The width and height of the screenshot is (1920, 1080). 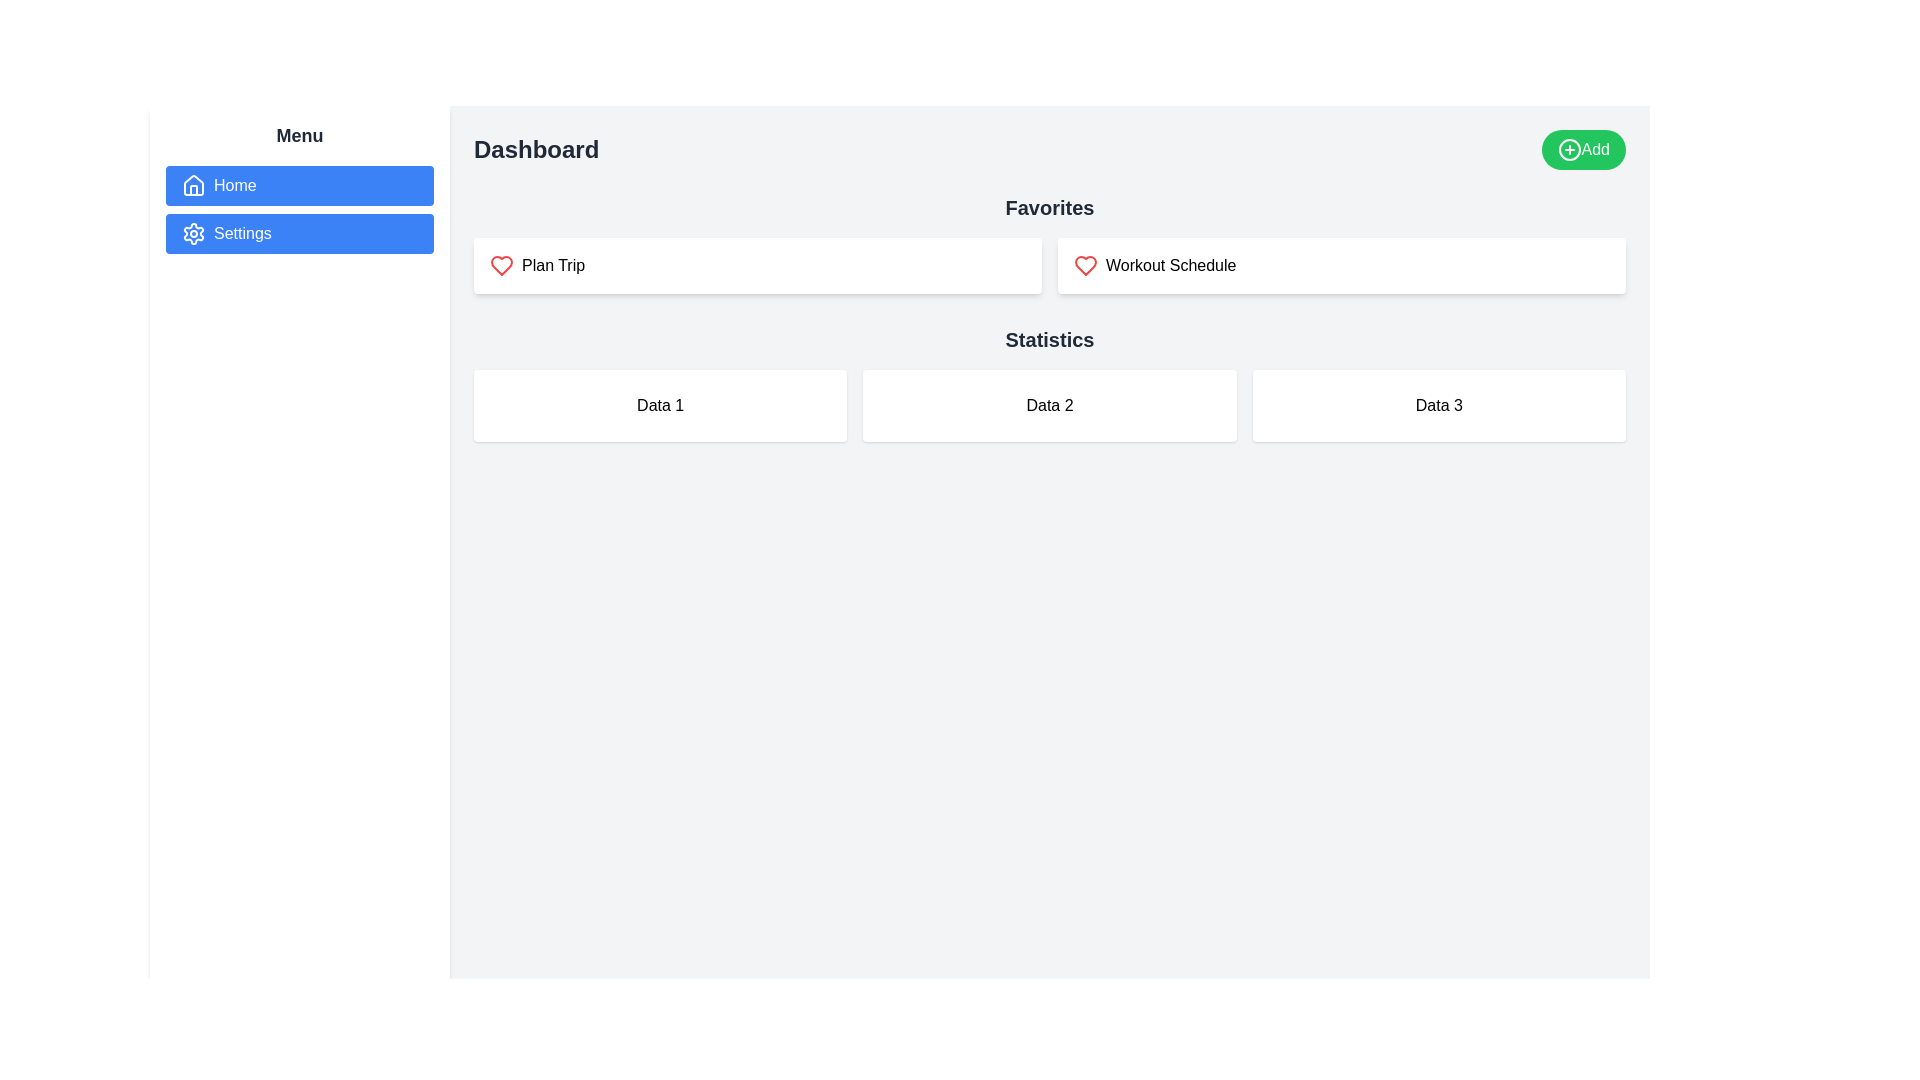 What do you see at coordinates (1342, 265) in the screenshot?
I see `the workout schedule card, which is the second card in the horizontal group under the 'Favorites' section, located to the right of the 'Plan Trip' card` at bounding box center [1342, 265].